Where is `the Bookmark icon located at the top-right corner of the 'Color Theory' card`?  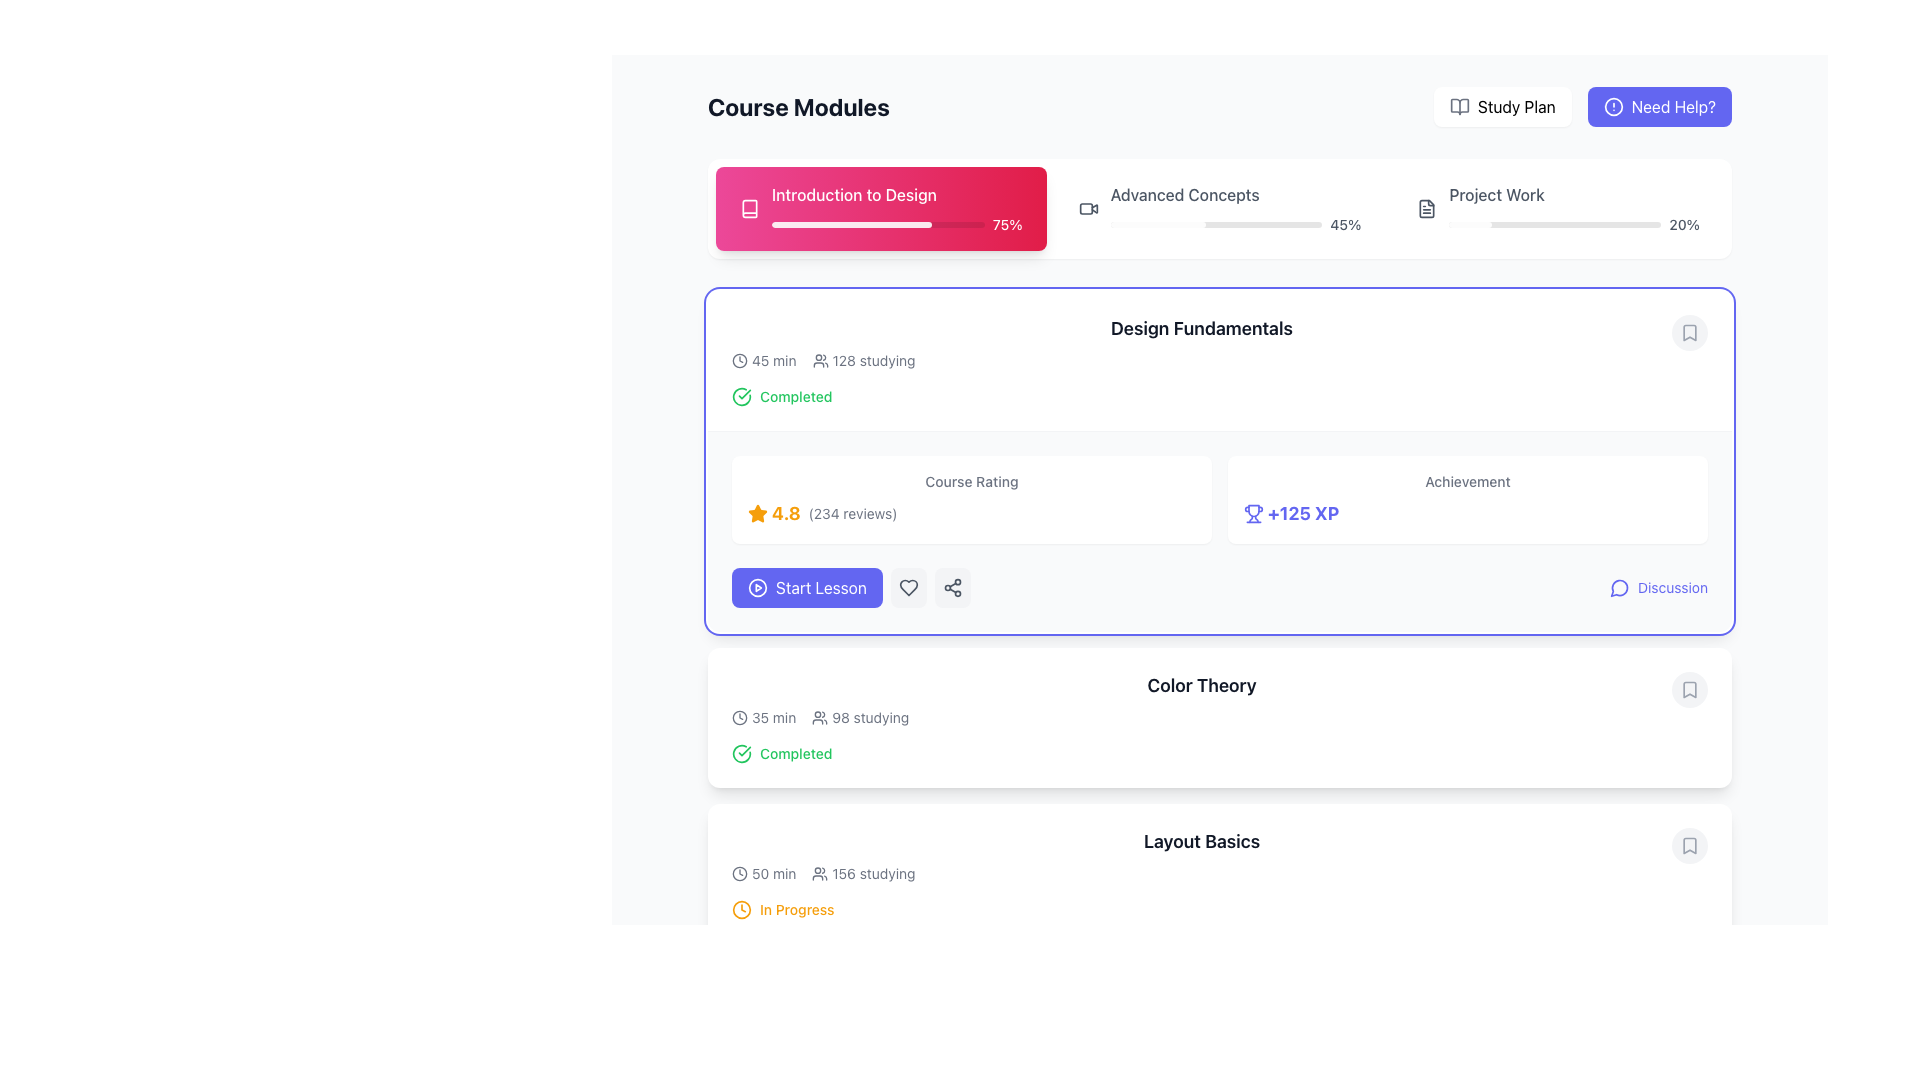 the Bookmark icon located at the top-right corner of the 'Color Theory' card is located at coordinates (1688, 689).